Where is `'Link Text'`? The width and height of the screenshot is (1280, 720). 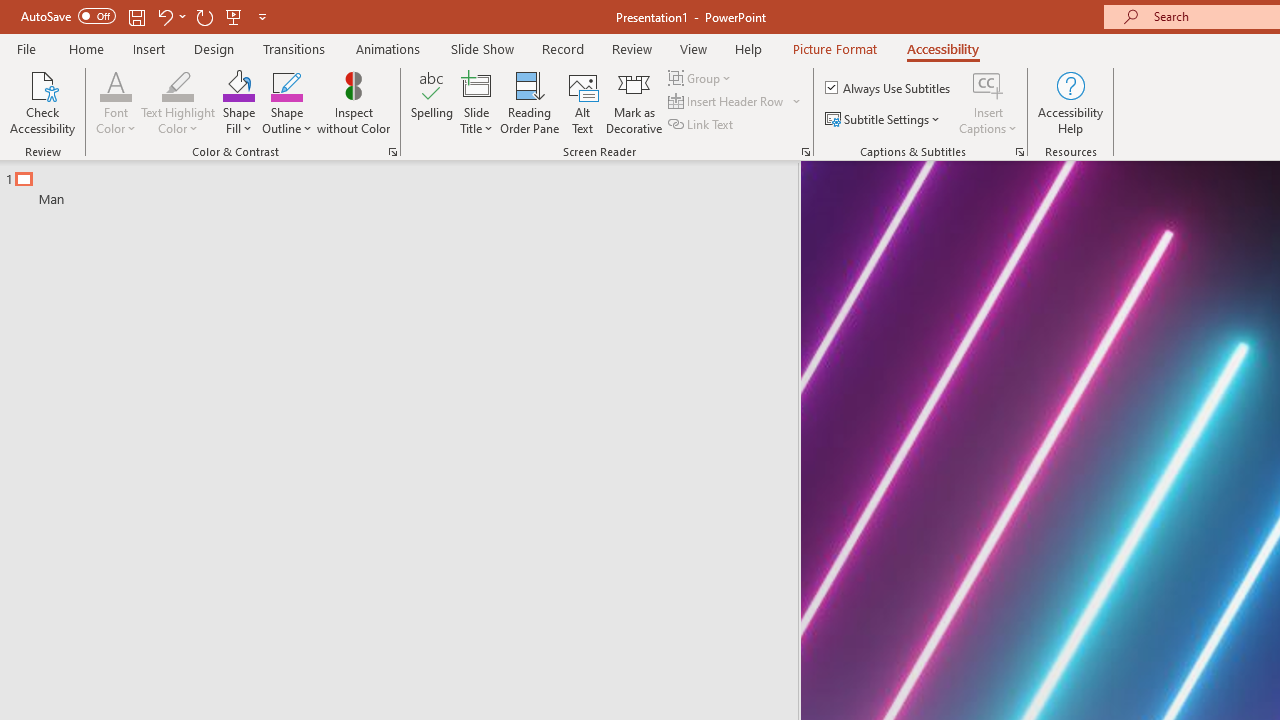
'Link Text' is located at coordinates (702, 124).